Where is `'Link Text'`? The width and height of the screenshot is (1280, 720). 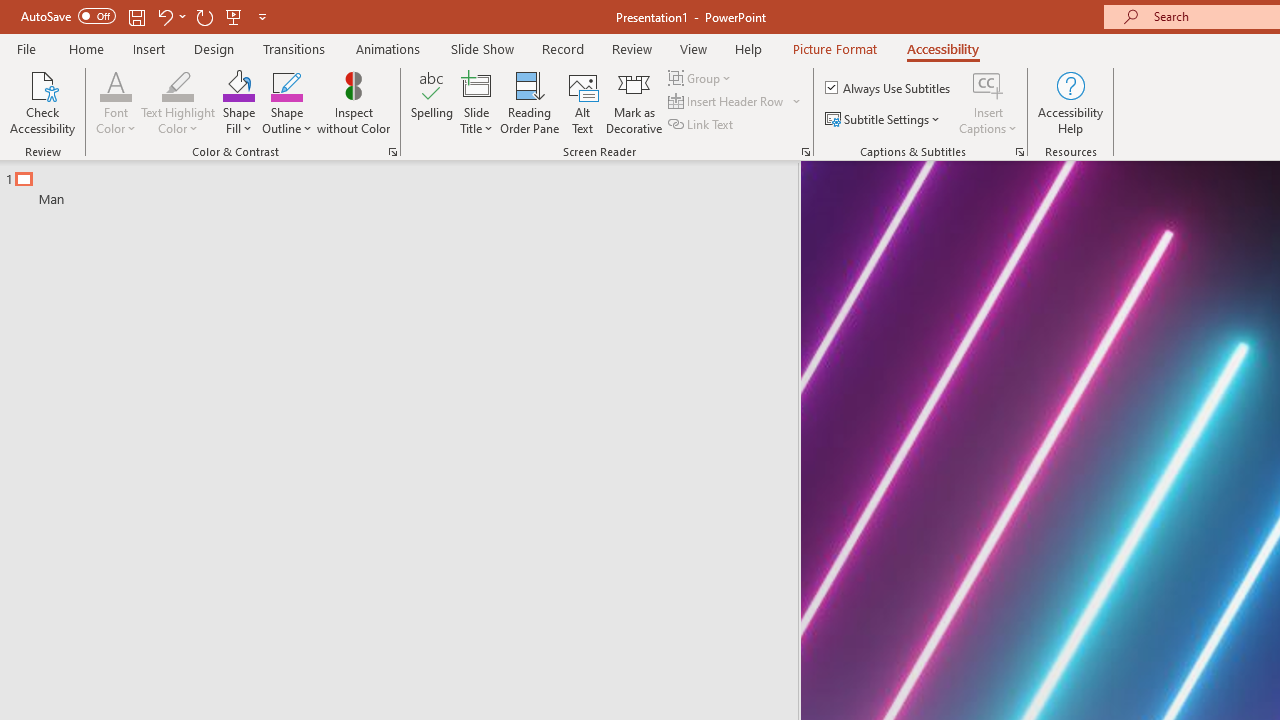
'Link Text' is located at coordinates (702, 124).